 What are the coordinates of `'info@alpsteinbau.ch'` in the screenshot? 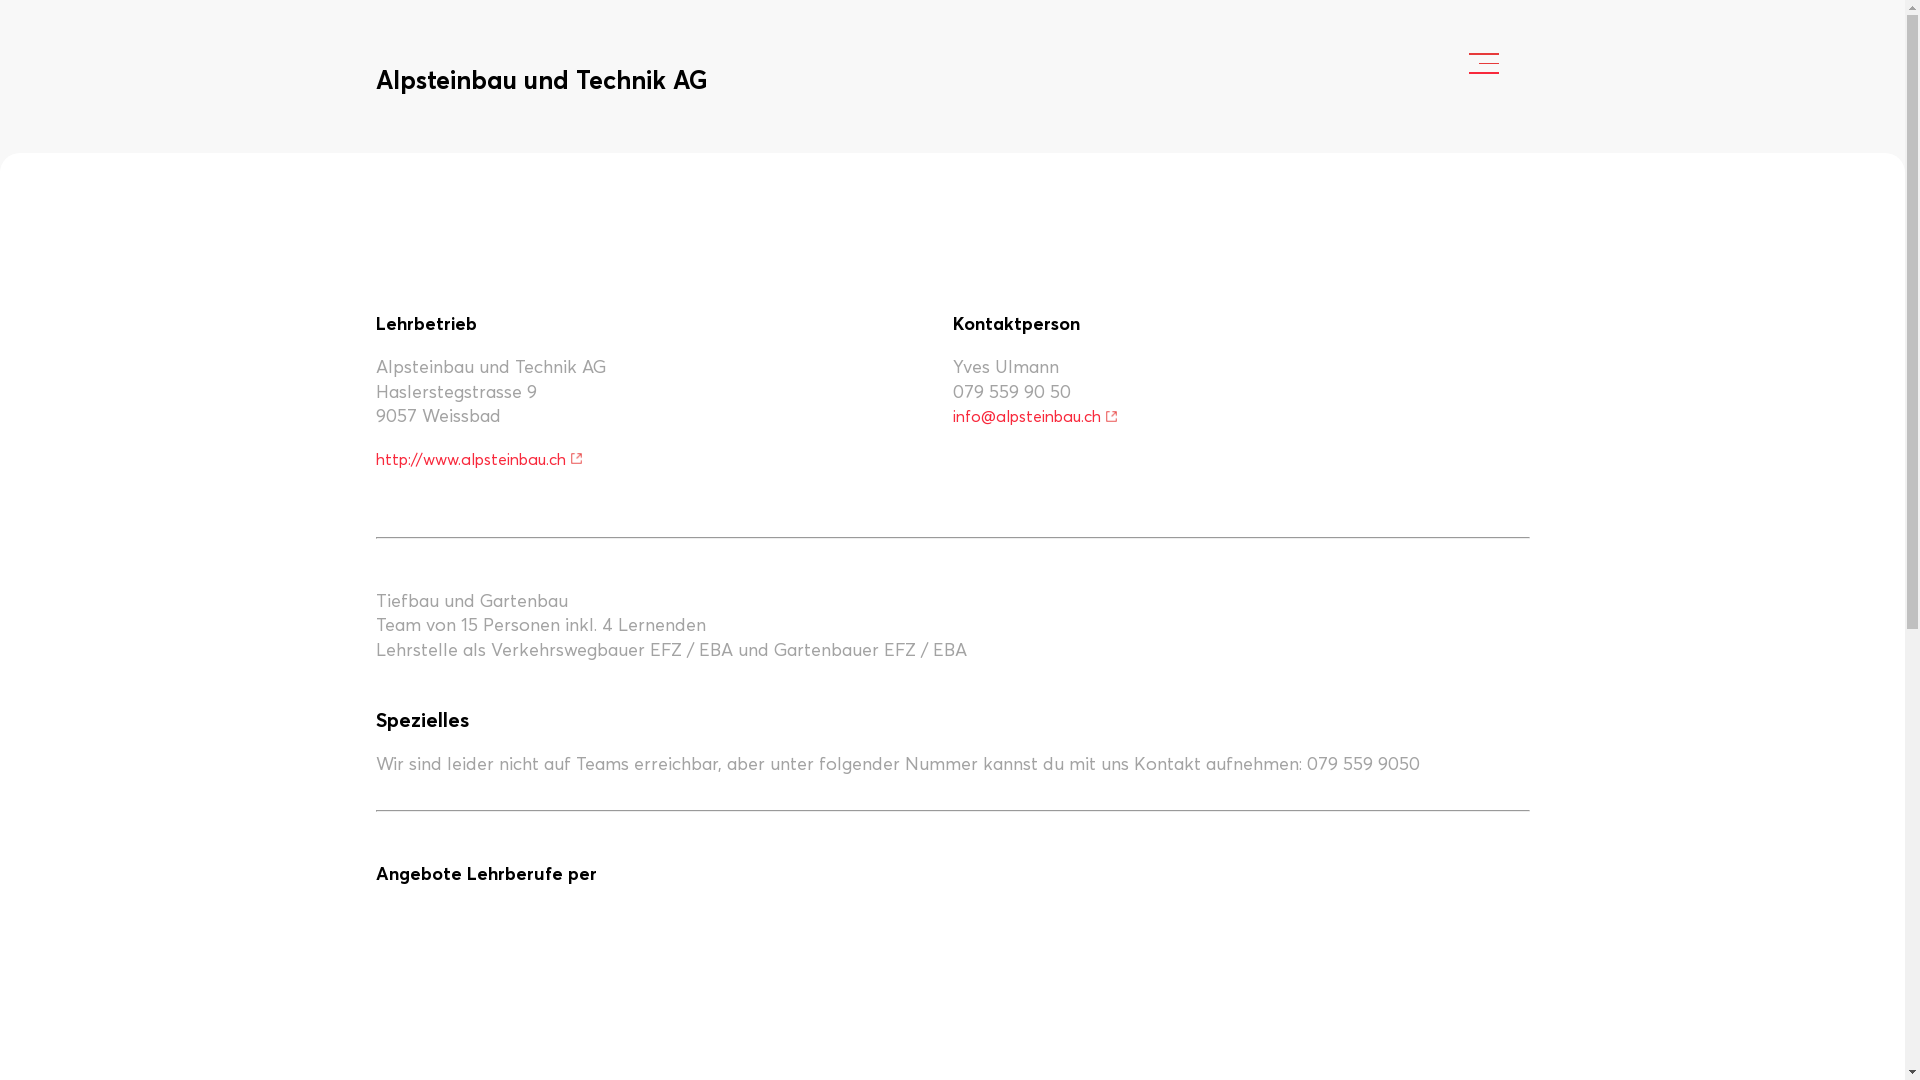 It's located at (1035, 415).